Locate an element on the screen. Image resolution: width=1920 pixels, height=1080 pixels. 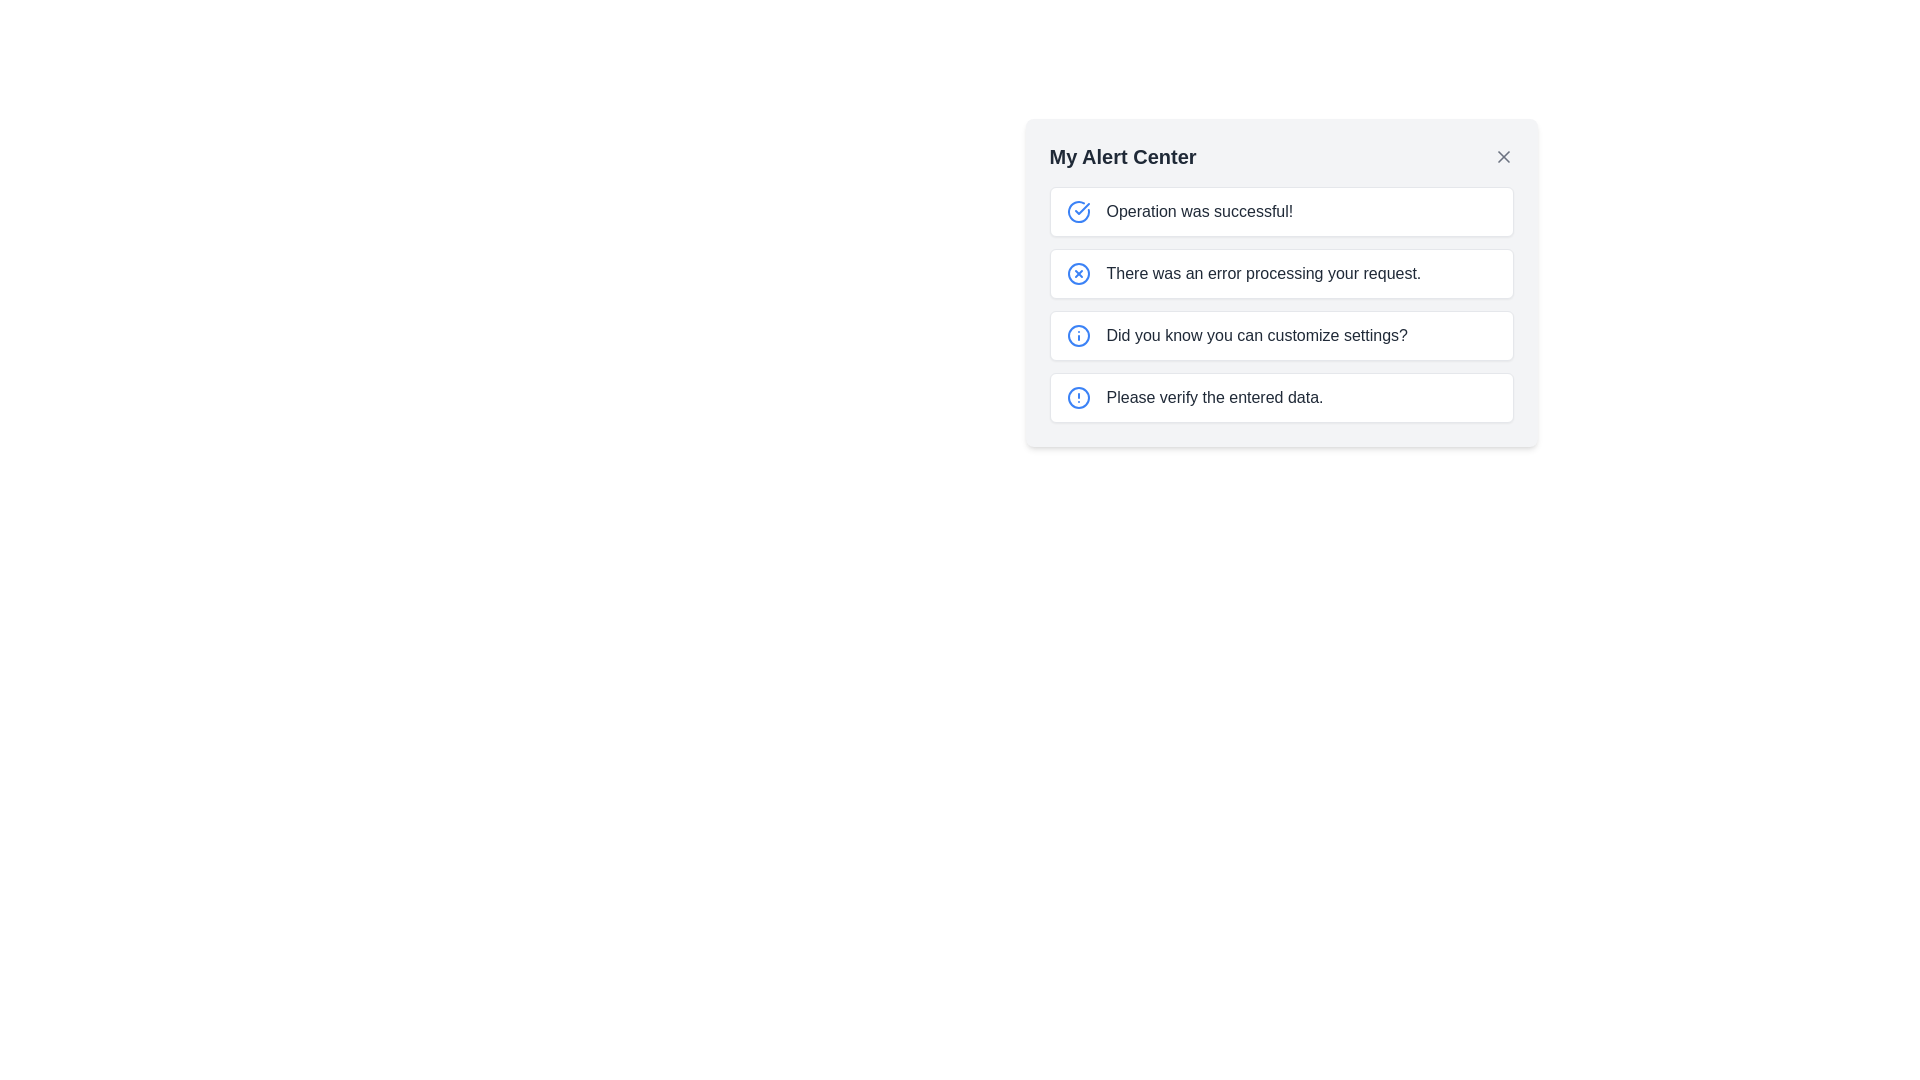
the success icon located at the leftmost part of the alert box, next to the message 'Operation was successful!' is located at coordinates (1077, 212).